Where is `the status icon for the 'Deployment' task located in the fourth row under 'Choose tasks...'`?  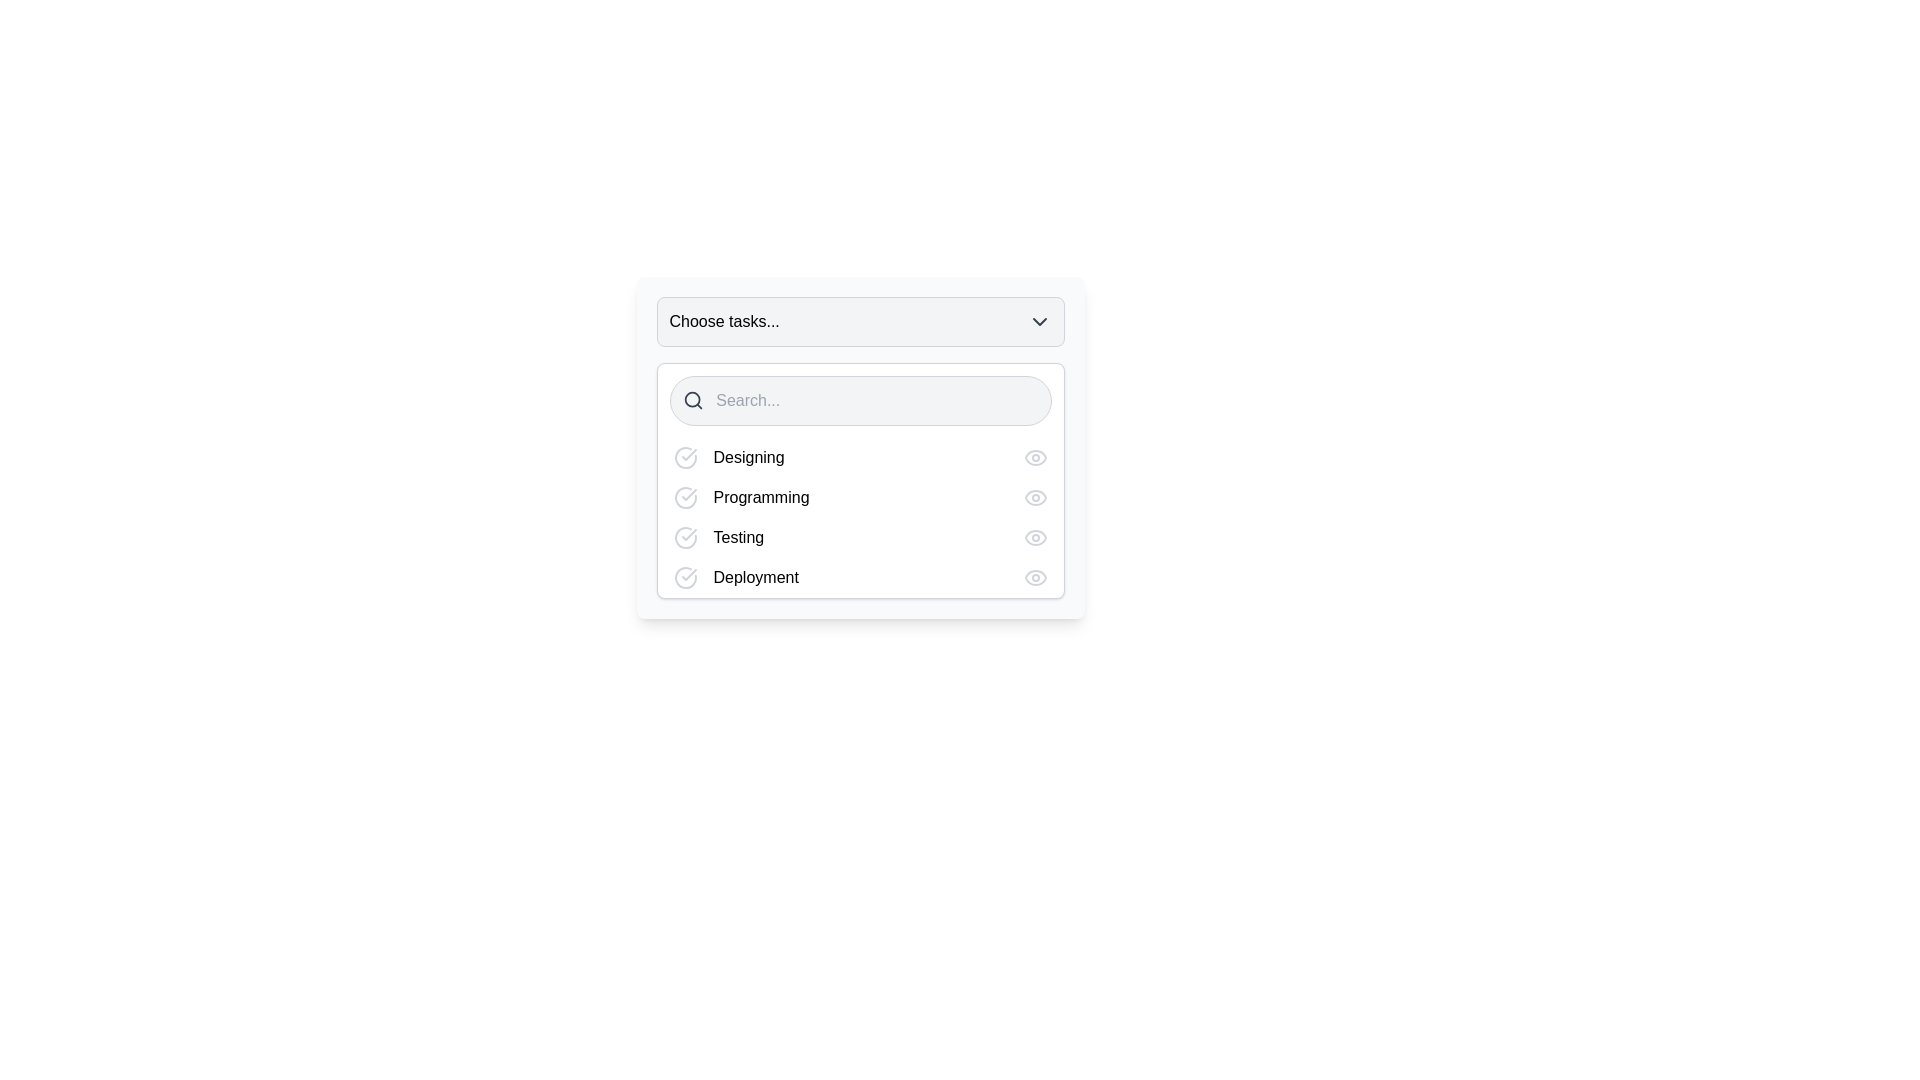 the status icon for the 'Deployment' task located in the fourth row under 'Choose tasks...' is located at coordinates (685, 578).